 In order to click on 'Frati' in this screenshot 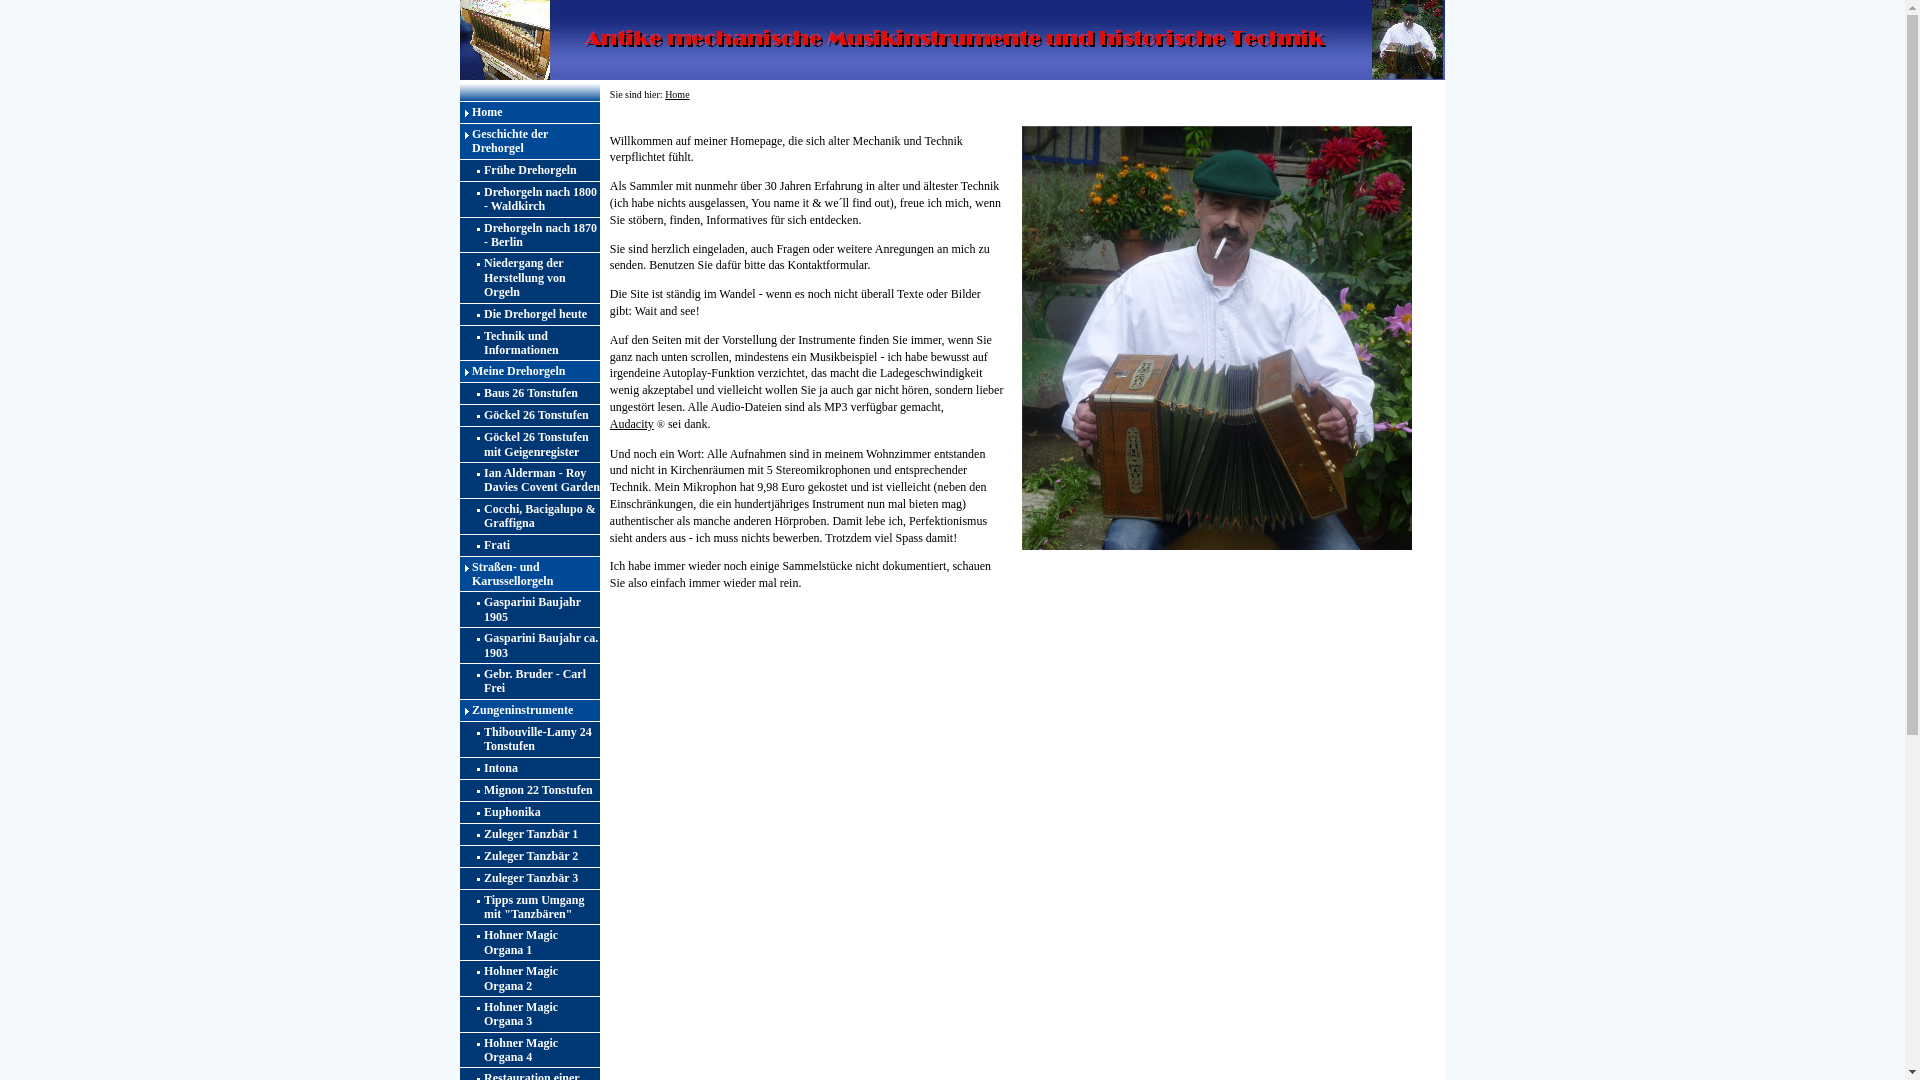, I will do `click(459, 545)`.